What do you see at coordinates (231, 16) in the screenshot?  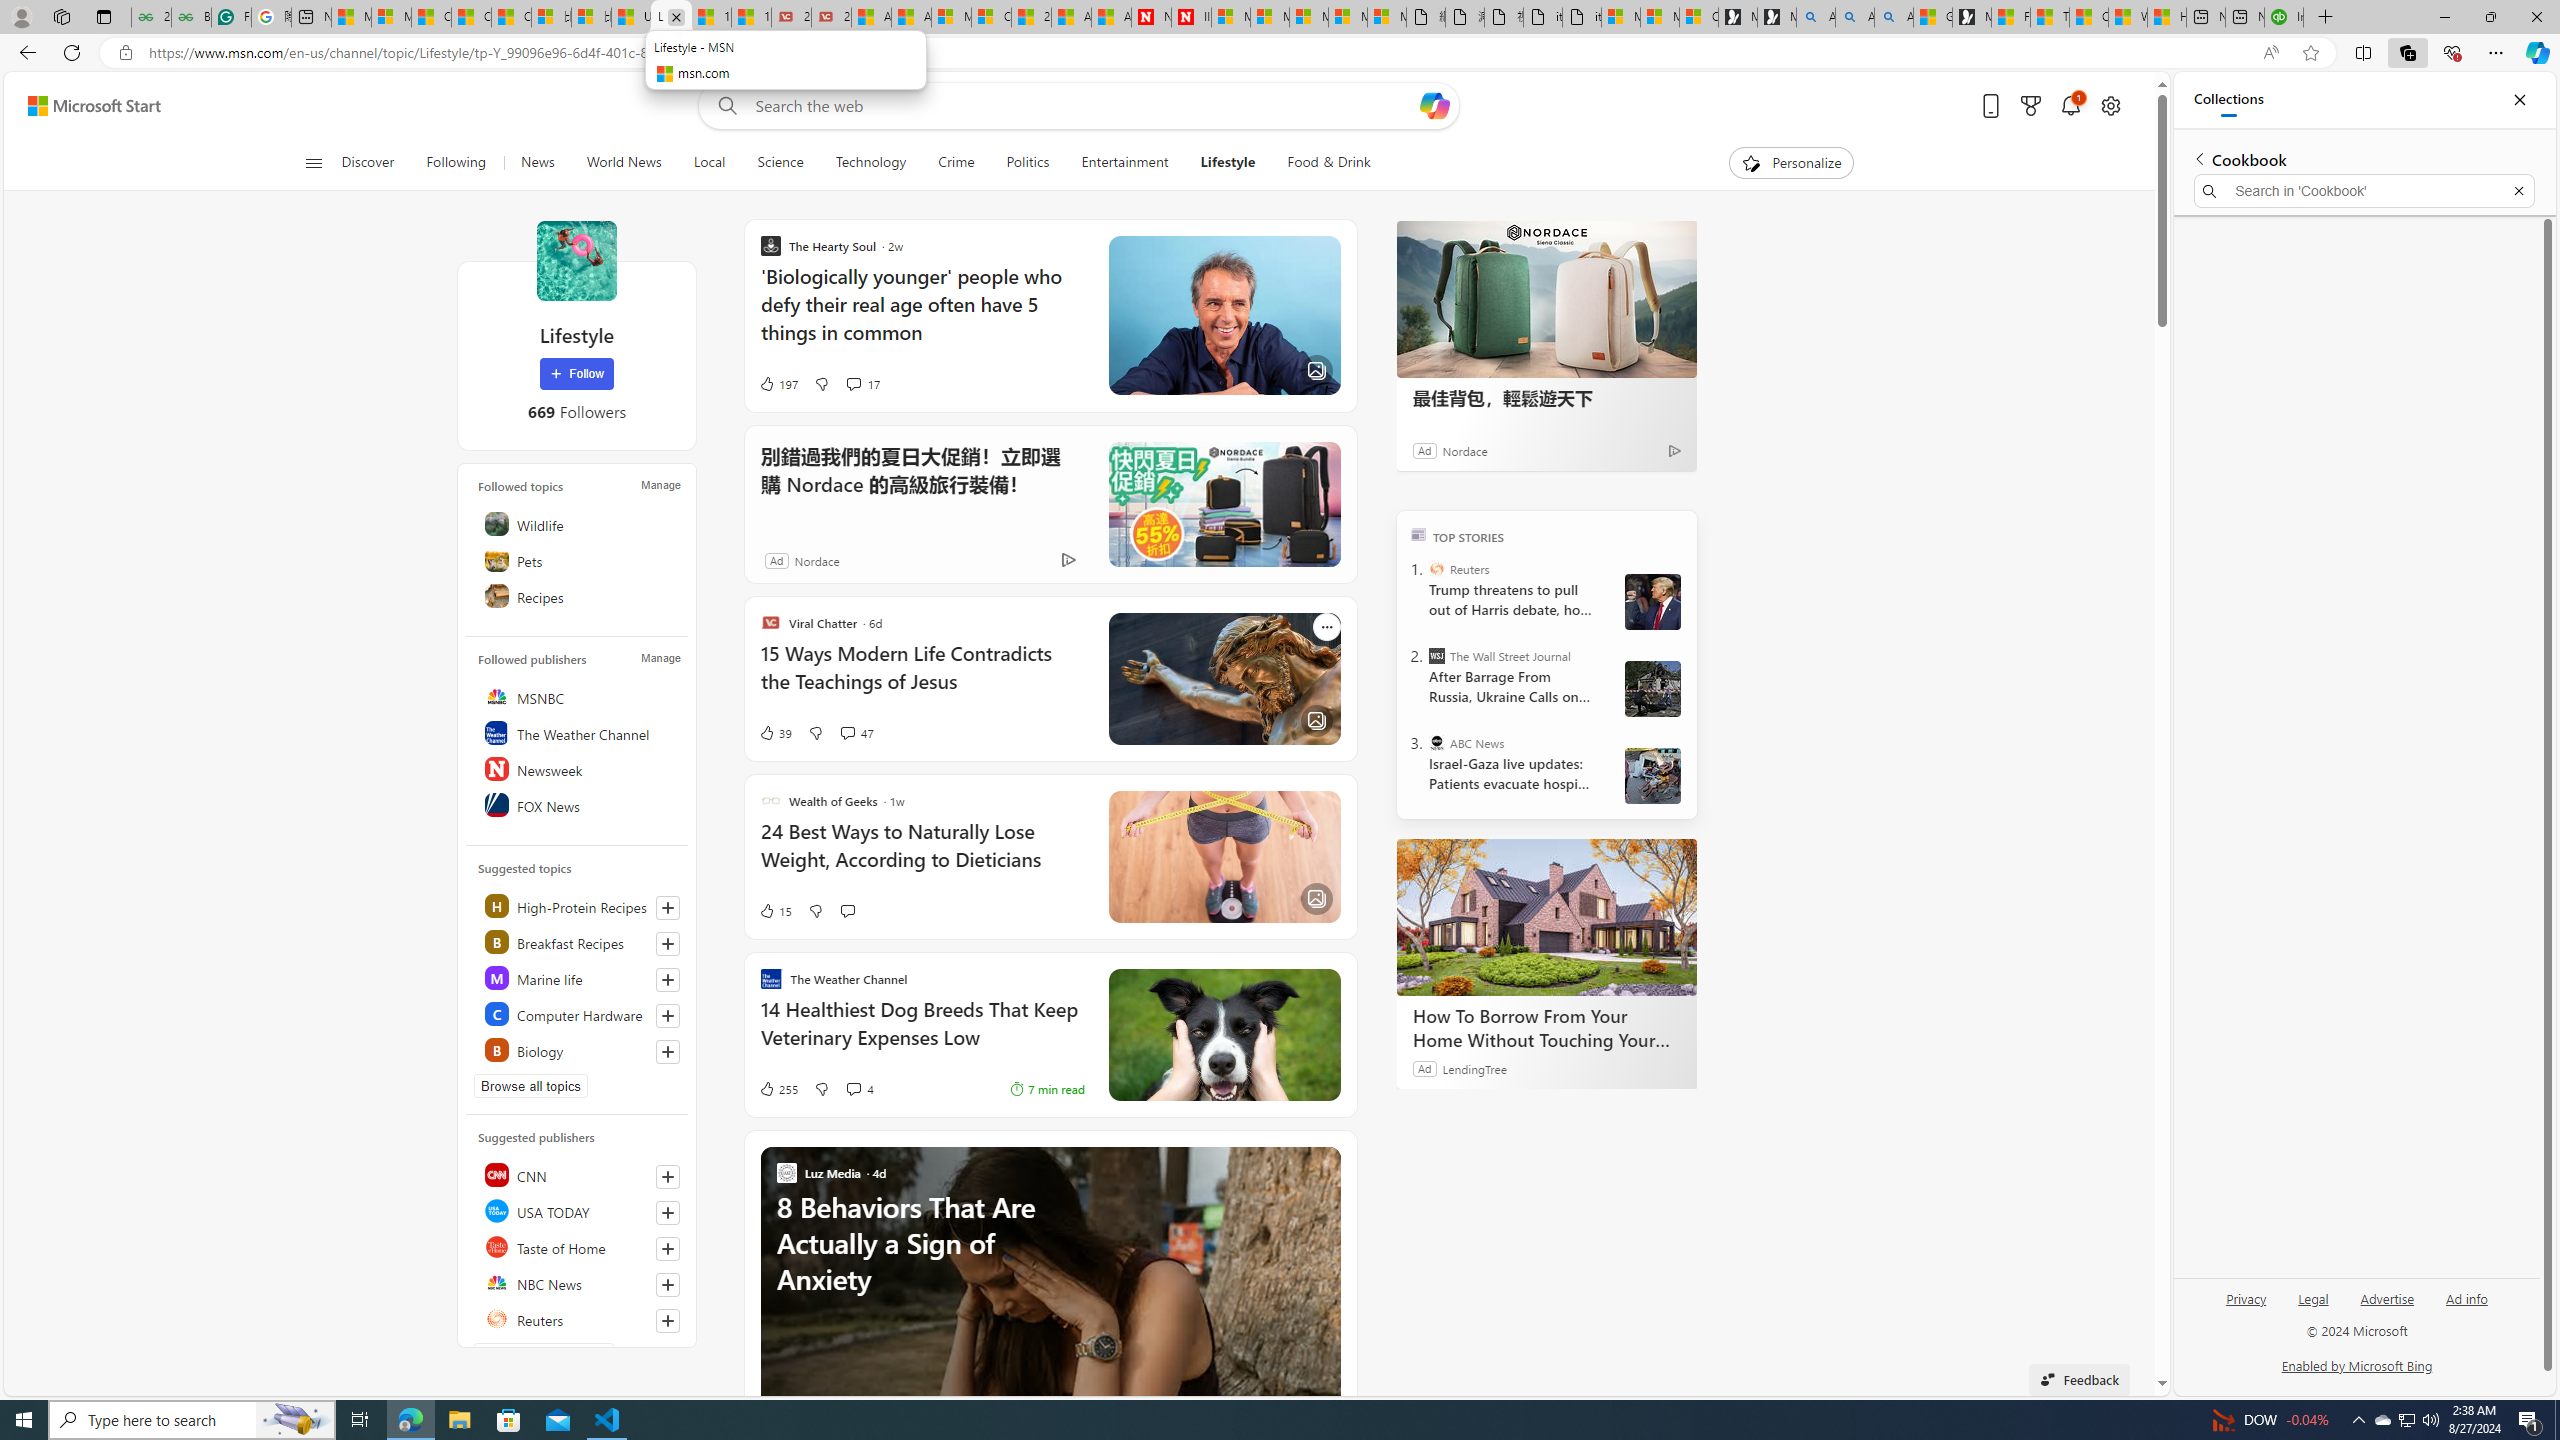 I see `'Free AI Writing Assistance for Students | Grammarly'` at bounding box center [231, 16].